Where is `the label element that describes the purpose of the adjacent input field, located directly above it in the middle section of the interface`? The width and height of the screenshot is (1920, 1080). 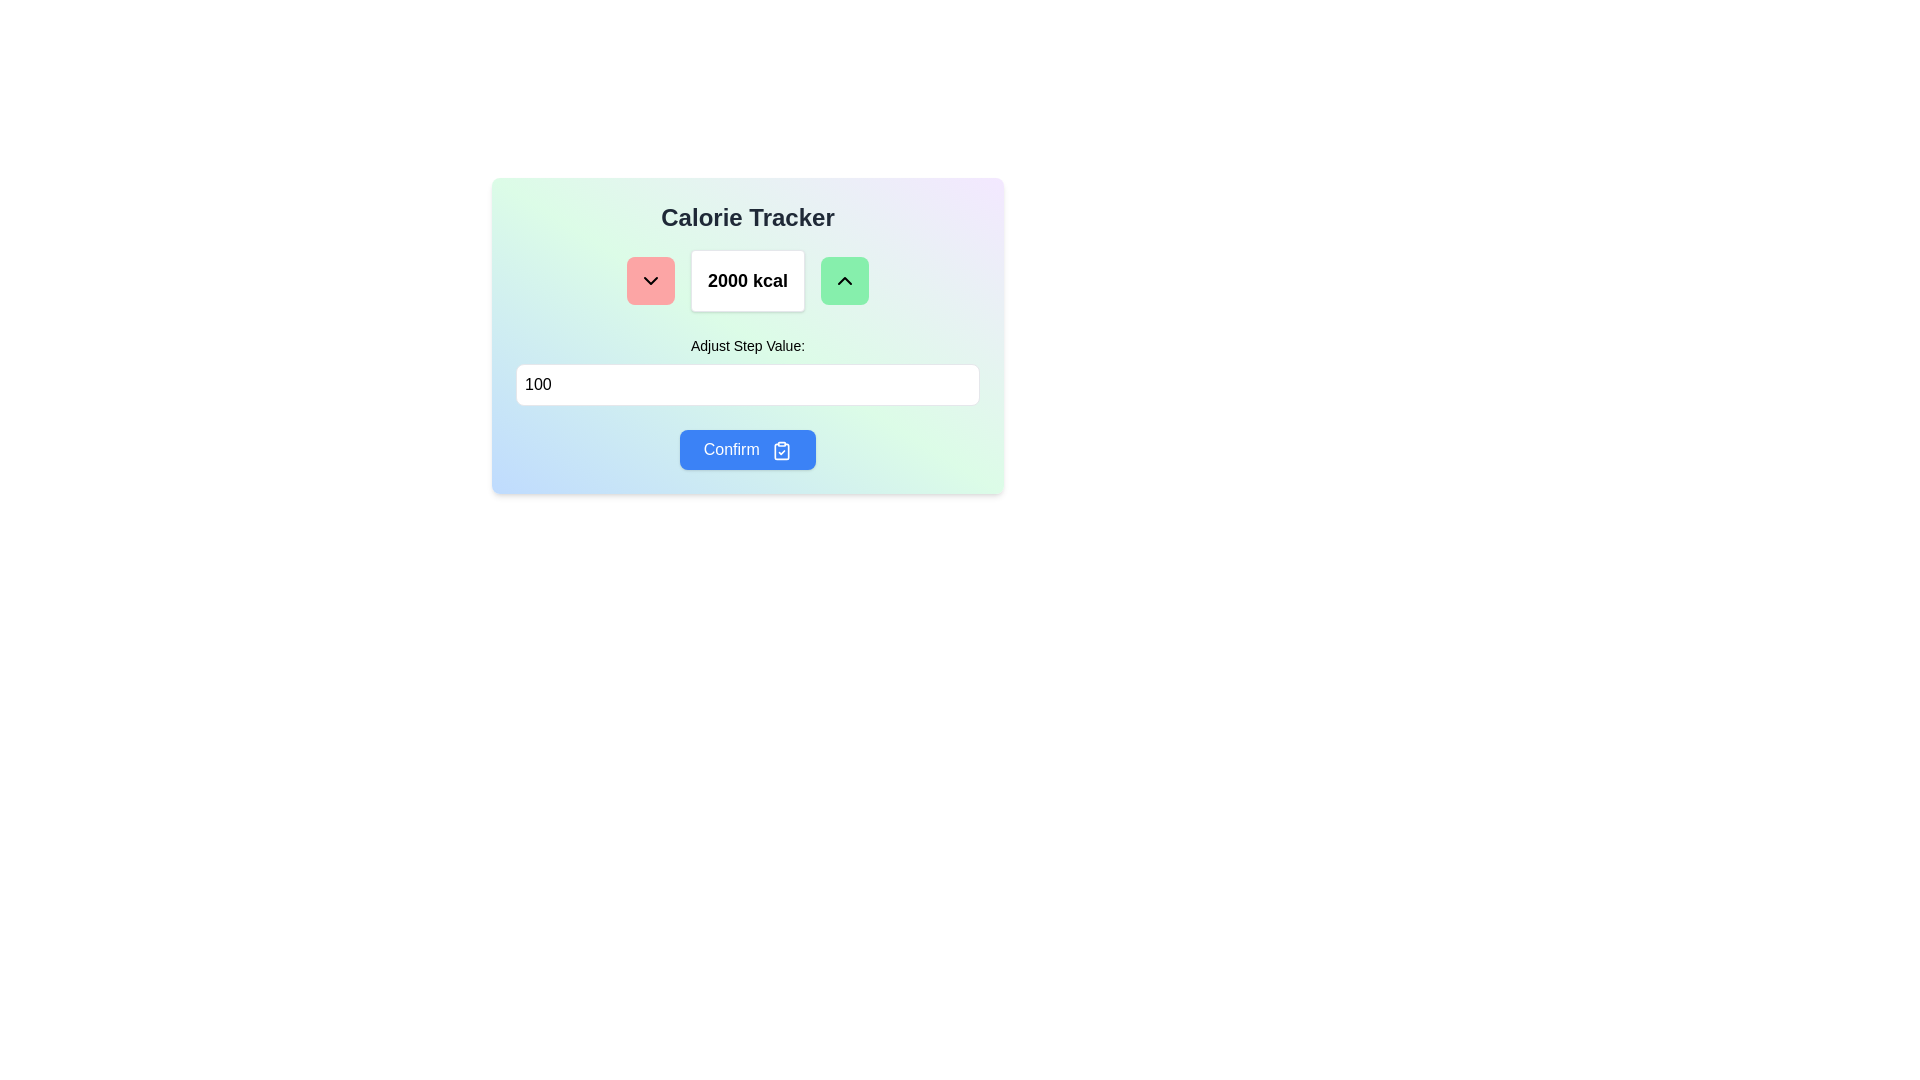
the label element that describes the purpose of the adjacent input field, located directly above it in the middle section of the interface is located at coordinates (747, 345).